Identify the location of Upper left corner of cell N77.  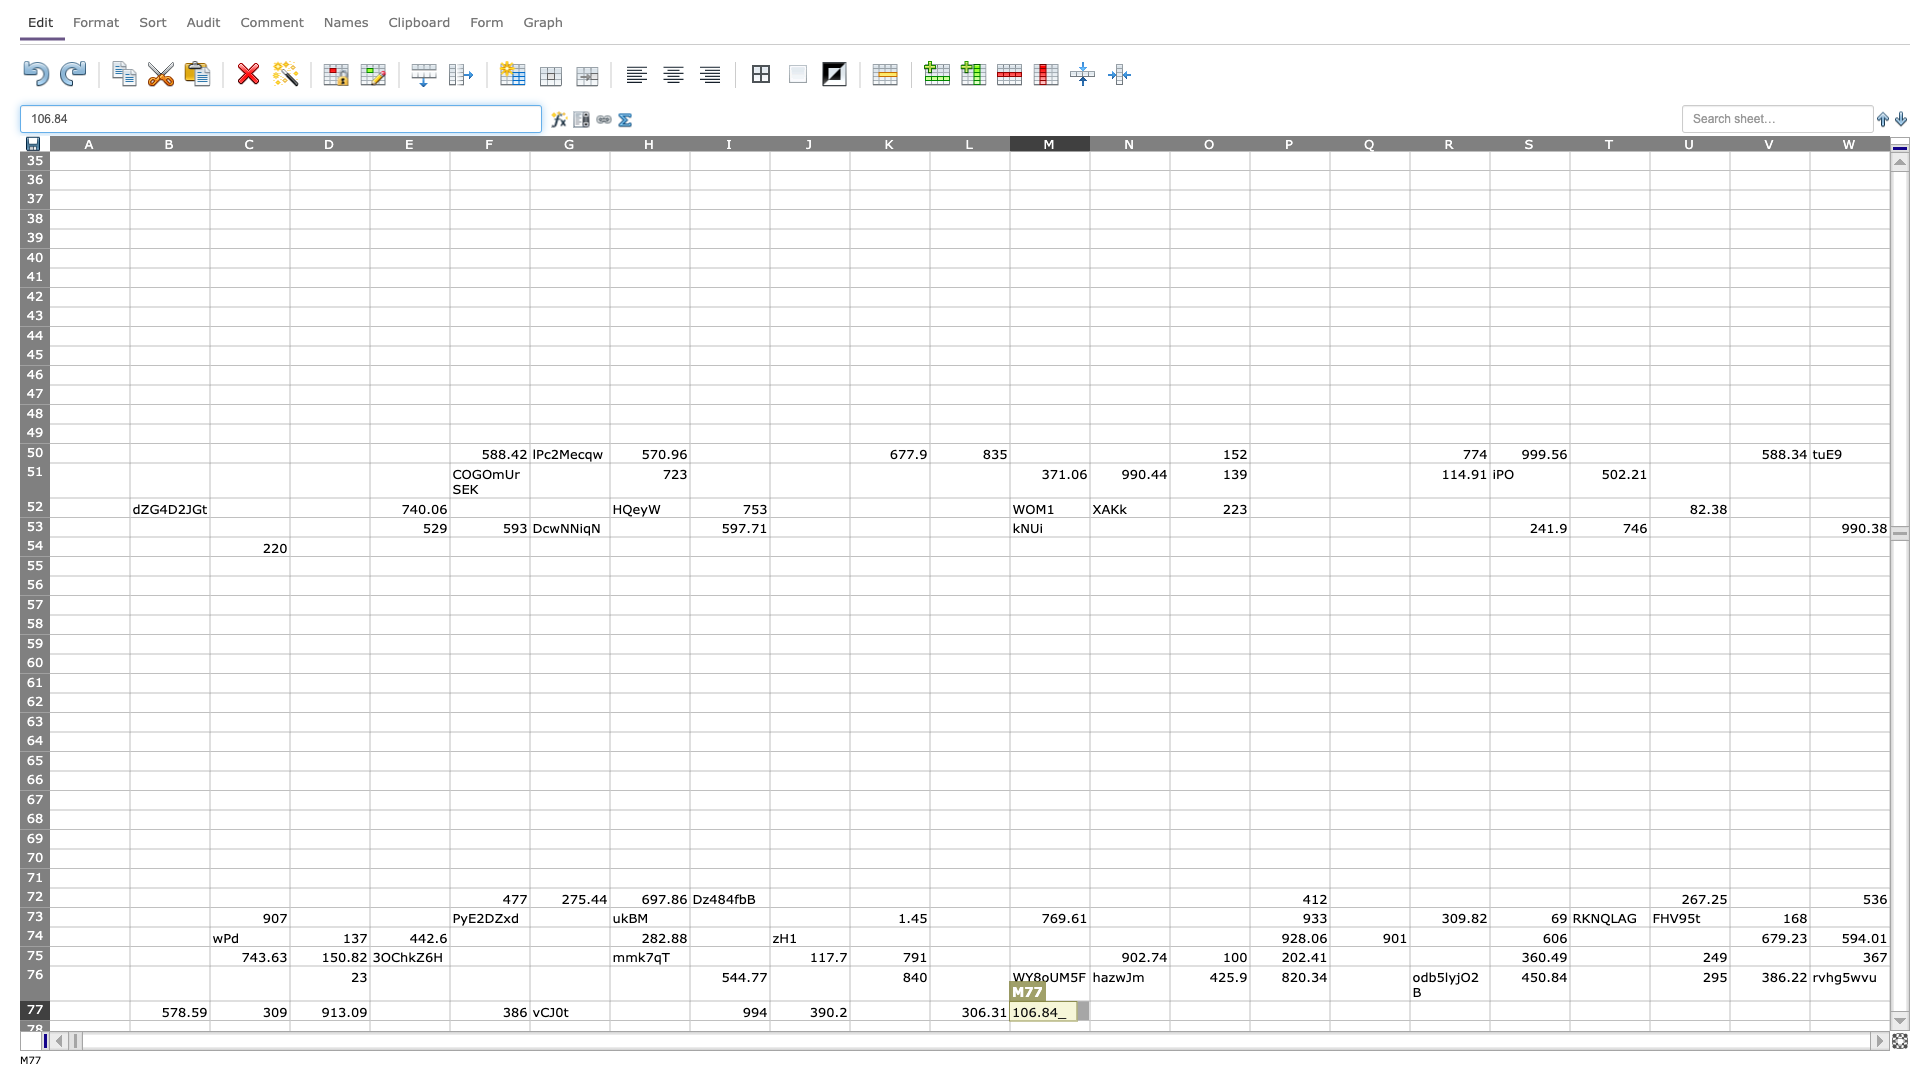
(1088, 1001).